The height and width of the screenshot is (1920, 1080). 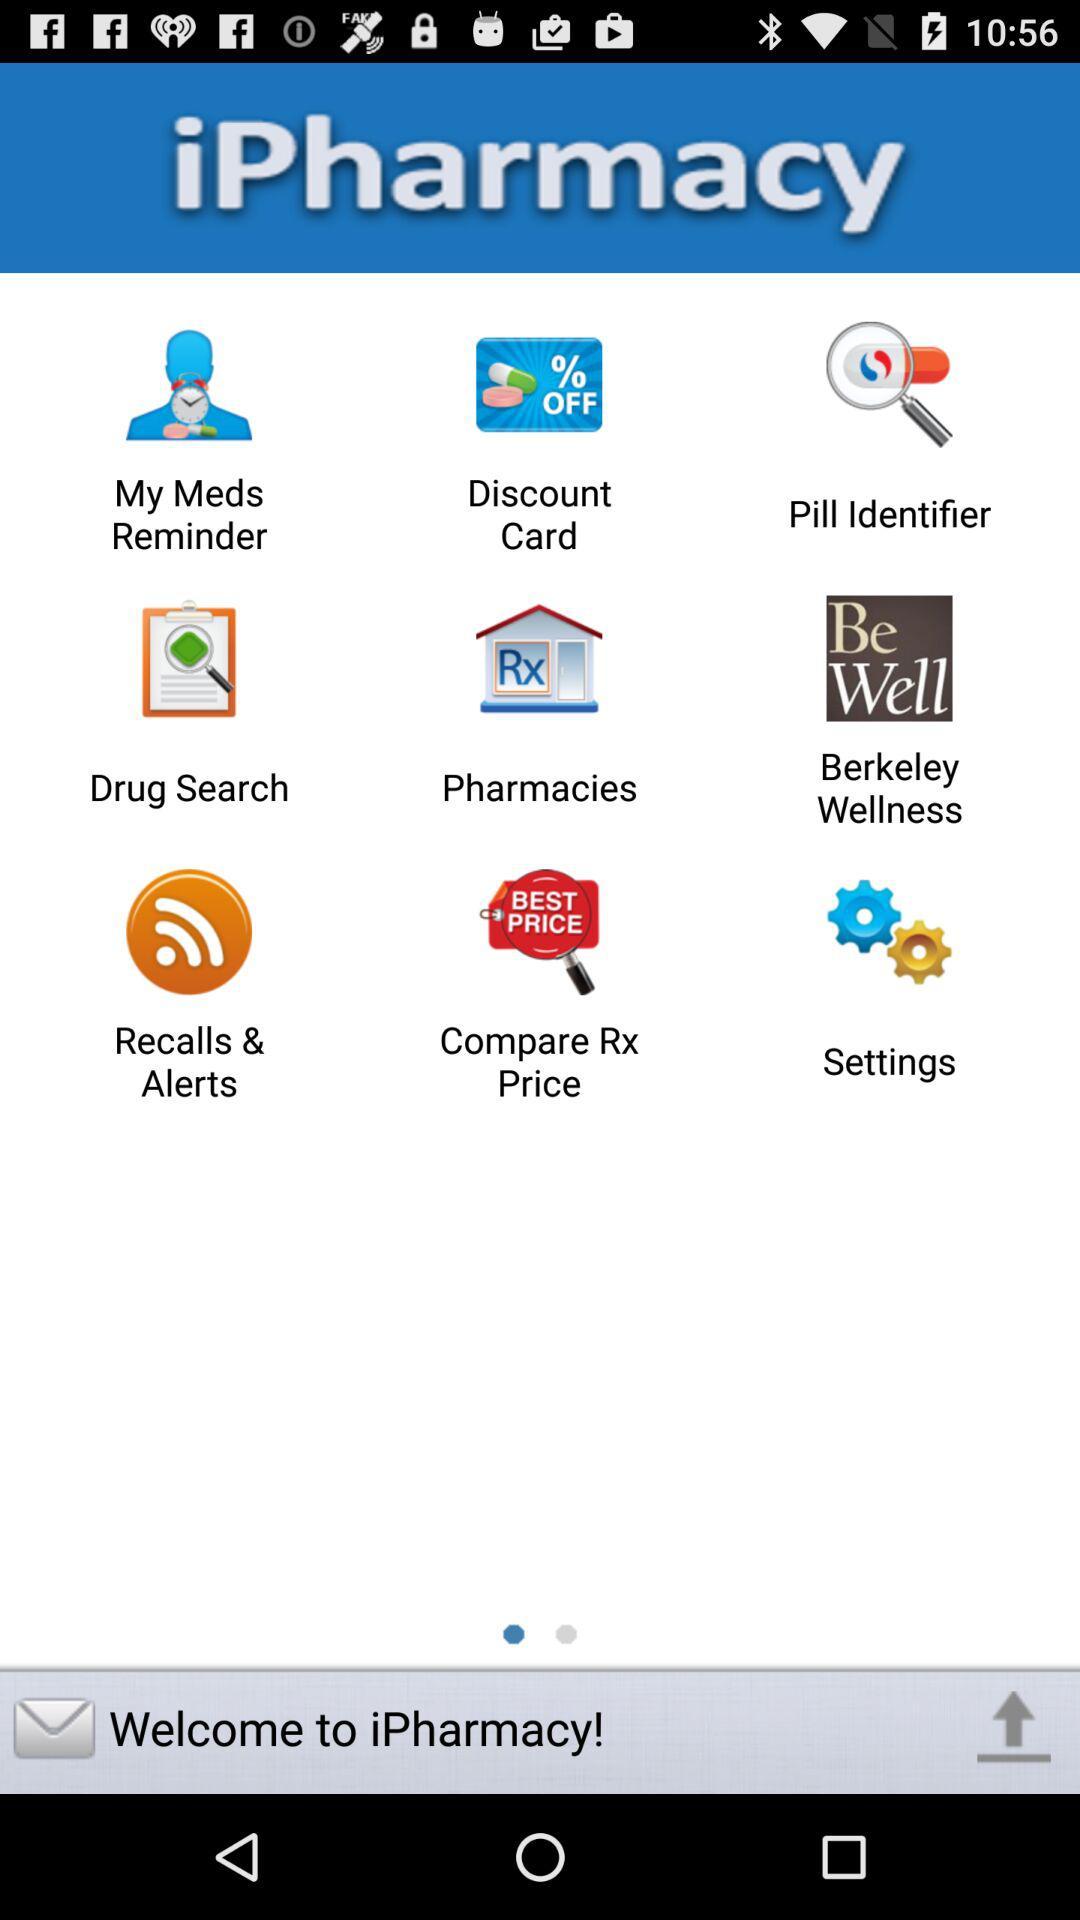 I want to click on page up, so click(x=1014, y=1727).